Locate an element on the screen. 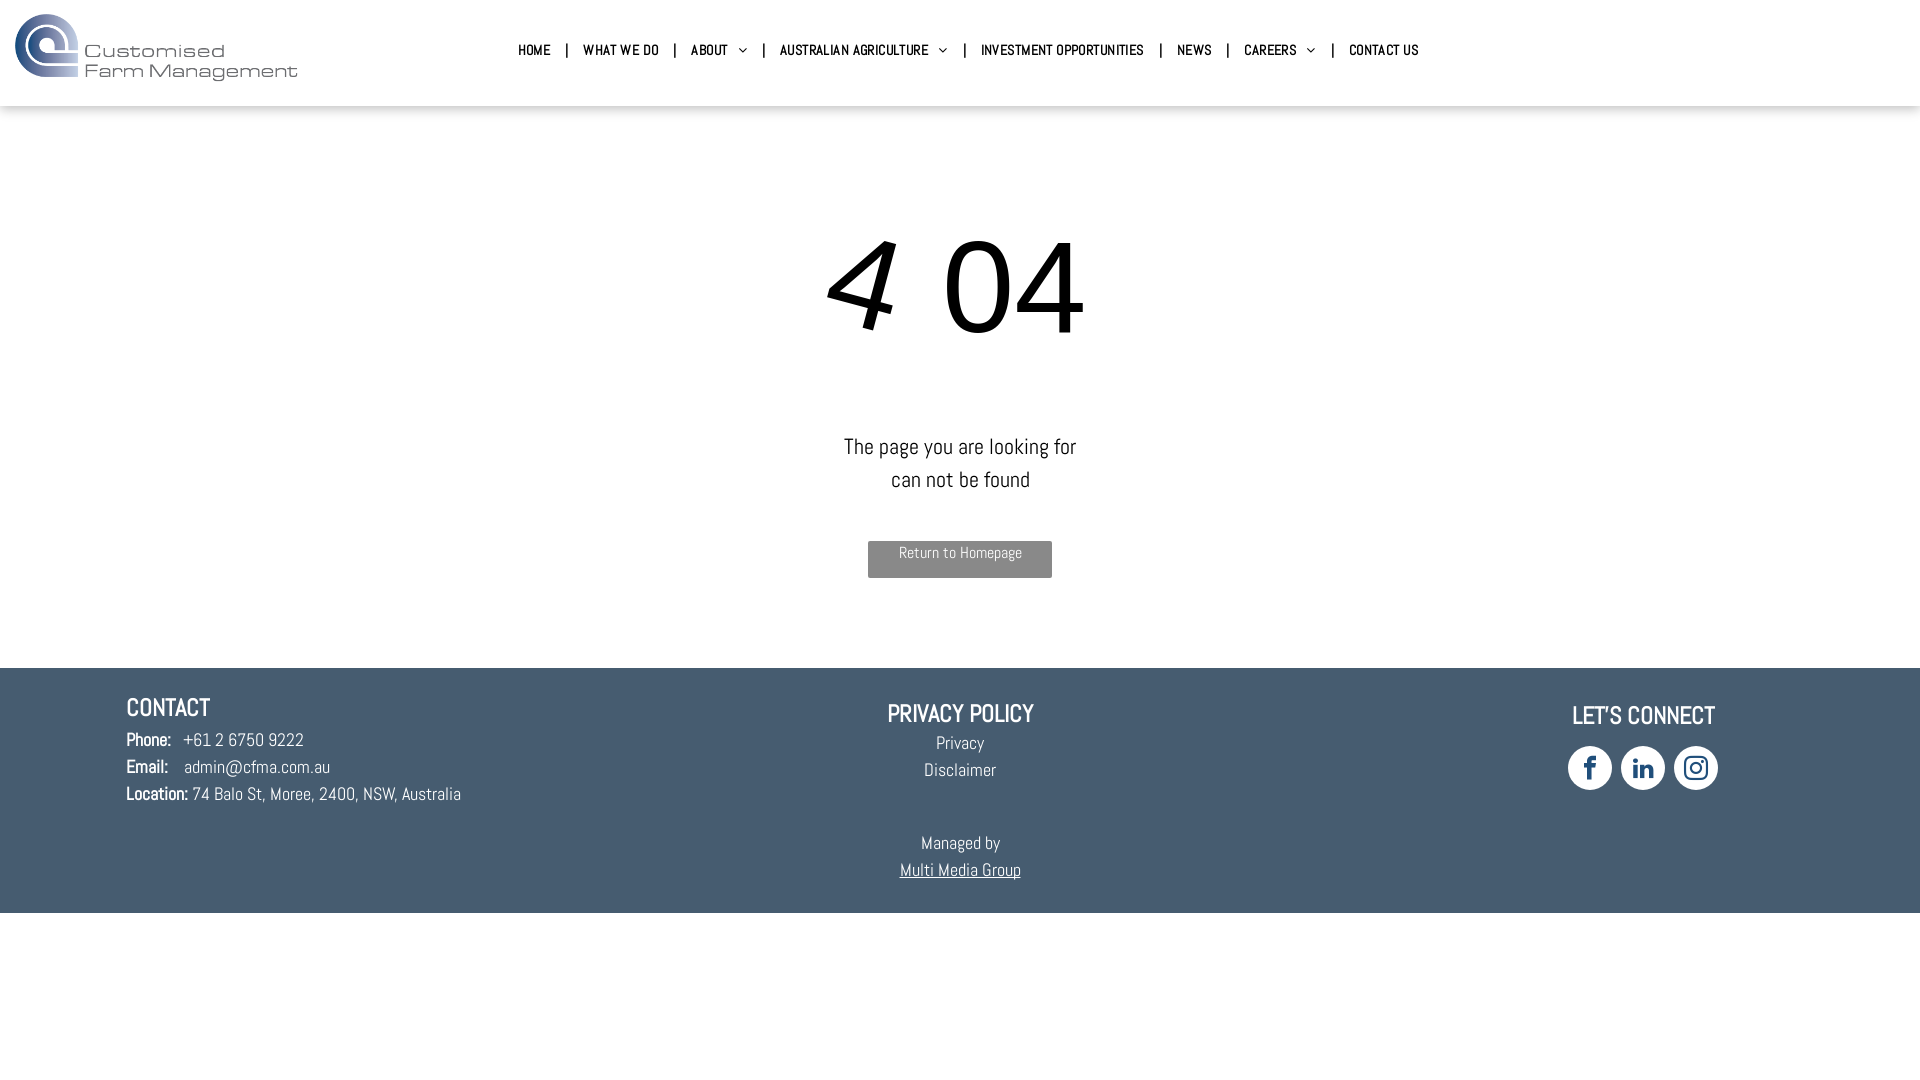 The height and width of the screenshot is (1080, 1920). 'INVESTMENT OPPORTUNITIES' is located at coordinates (1061, 50).